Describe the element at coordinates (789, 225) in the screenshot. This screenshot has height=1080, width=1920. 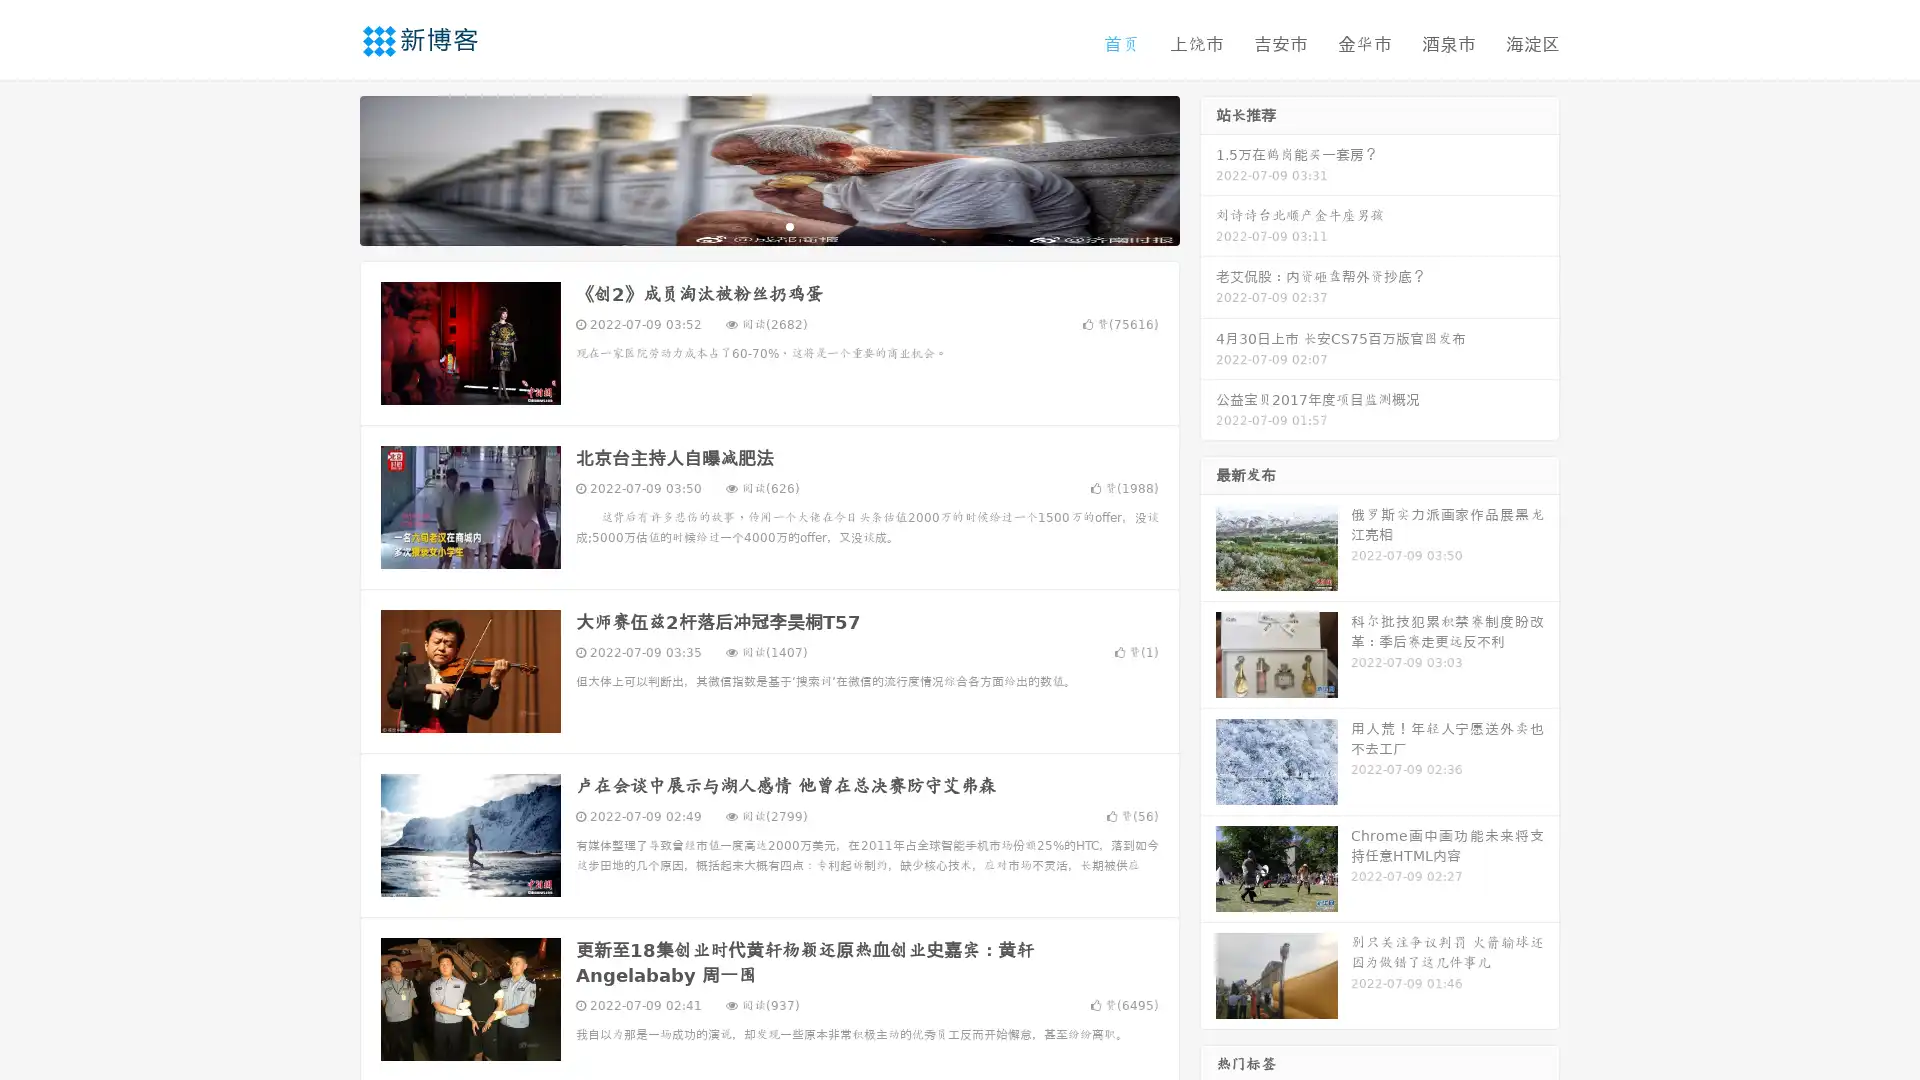
I see `Go to slide 3` at that location.